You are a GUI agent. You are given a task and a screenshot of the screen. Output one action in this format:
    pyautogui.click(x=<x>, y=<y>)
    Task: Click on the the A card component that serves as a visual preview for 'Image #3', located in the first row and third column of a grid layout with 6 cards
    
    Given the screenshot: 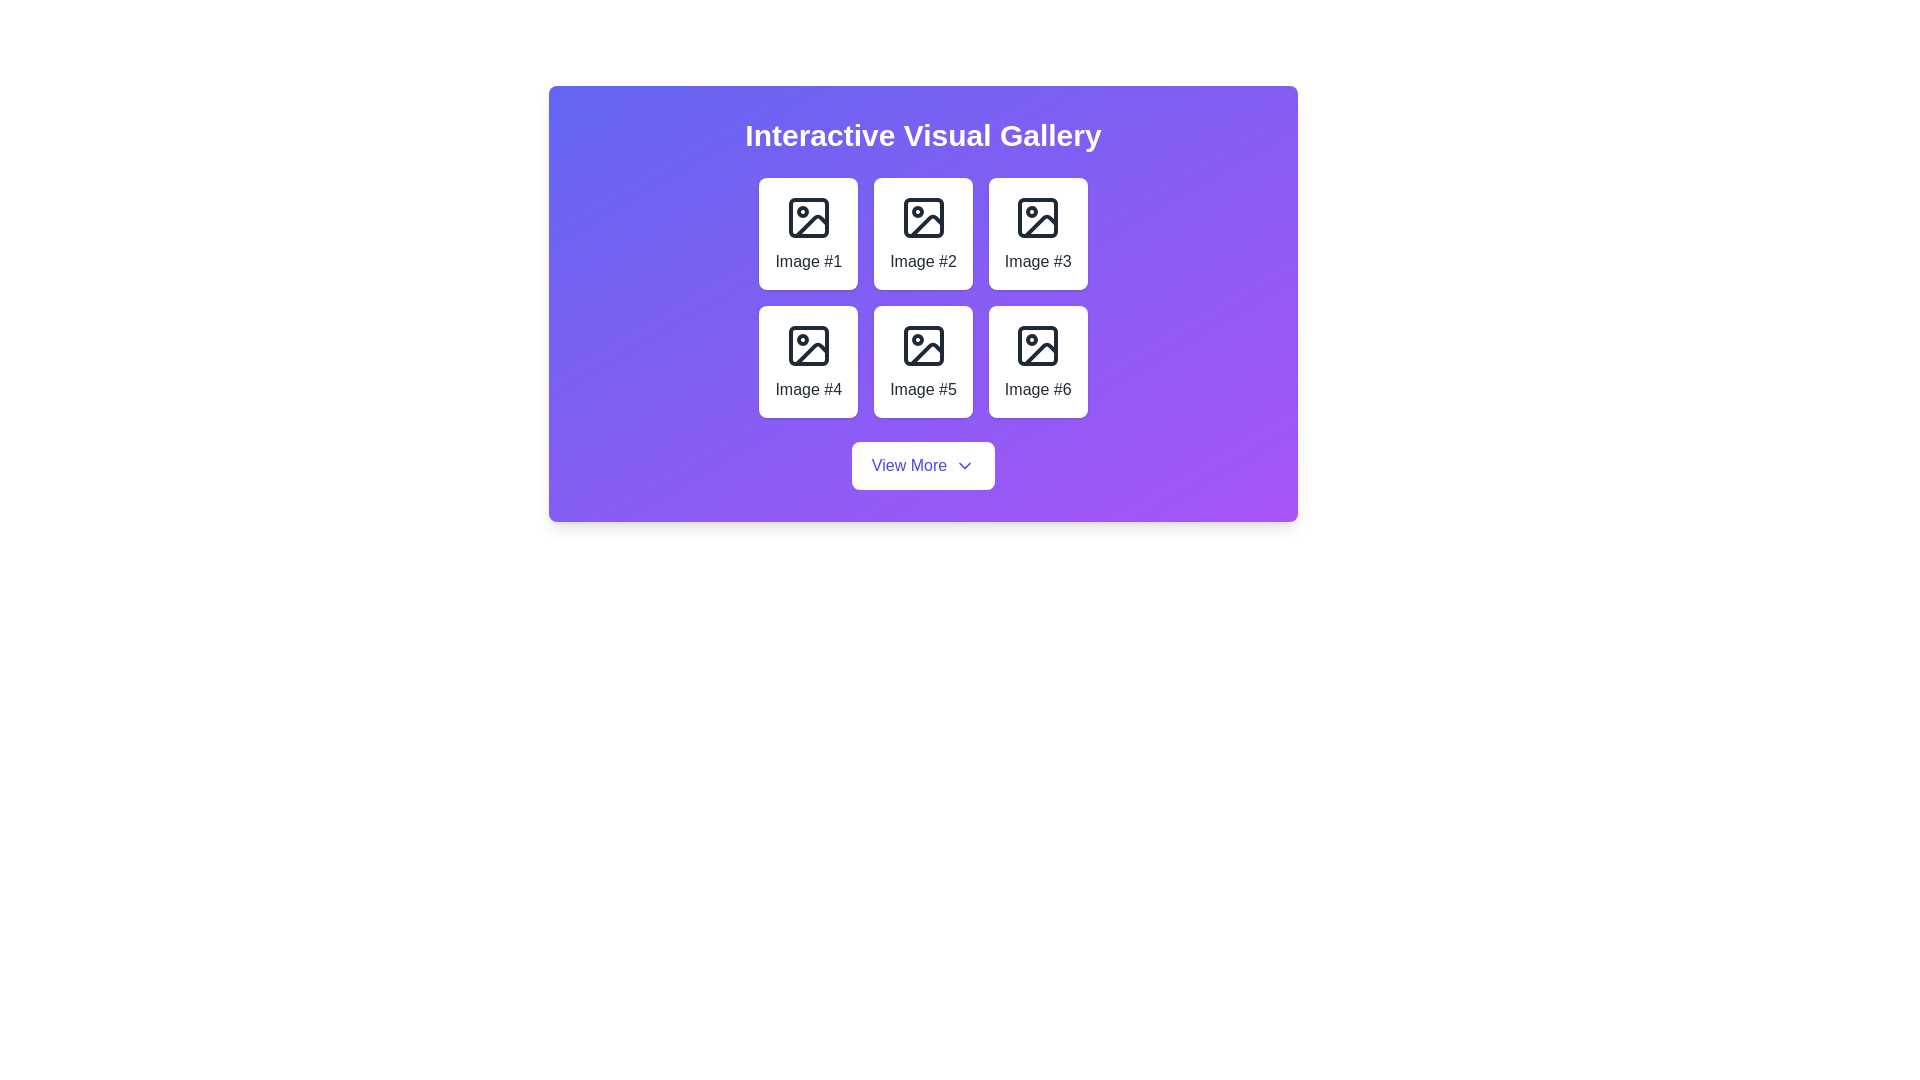 What is the action you would take?
    pyautogui.click(x=1038, y=233)
    